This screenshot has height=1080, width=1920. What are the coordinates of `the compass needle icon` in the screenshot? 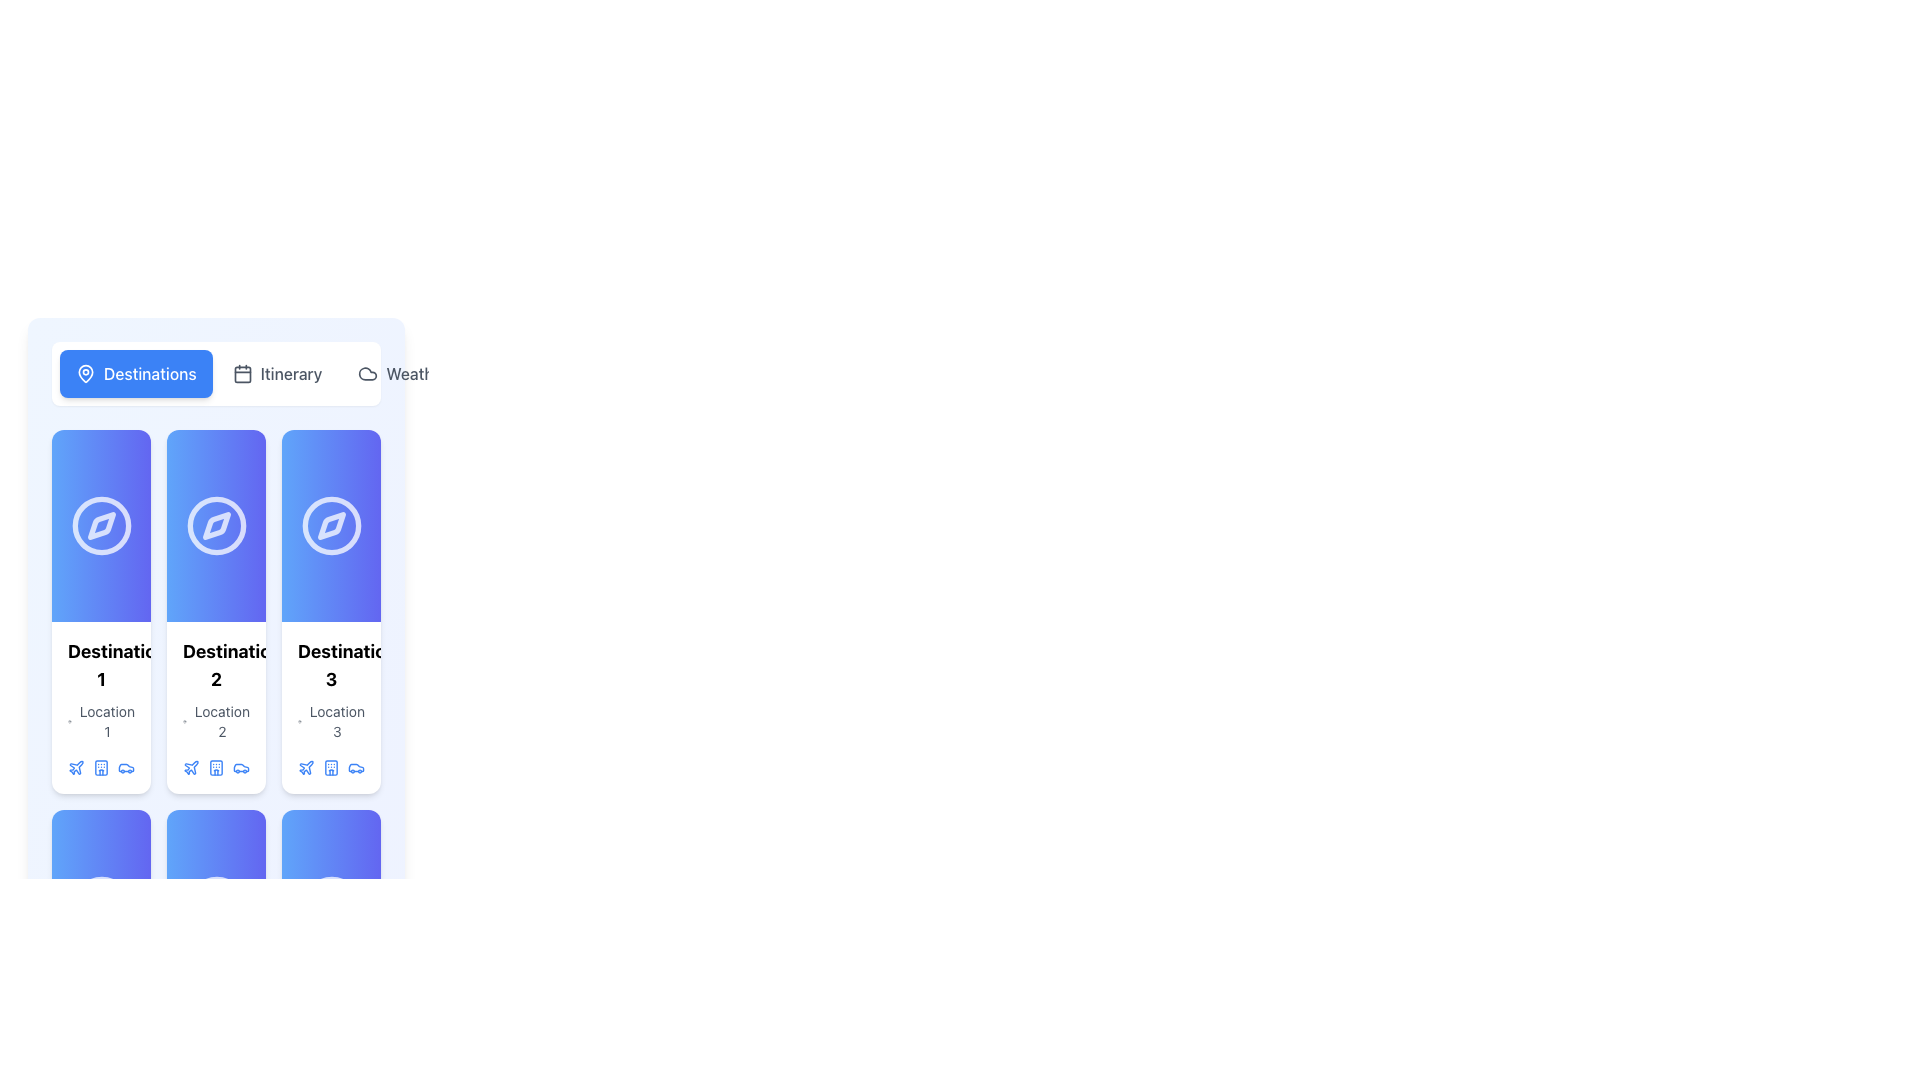 It's located at (331, 524).